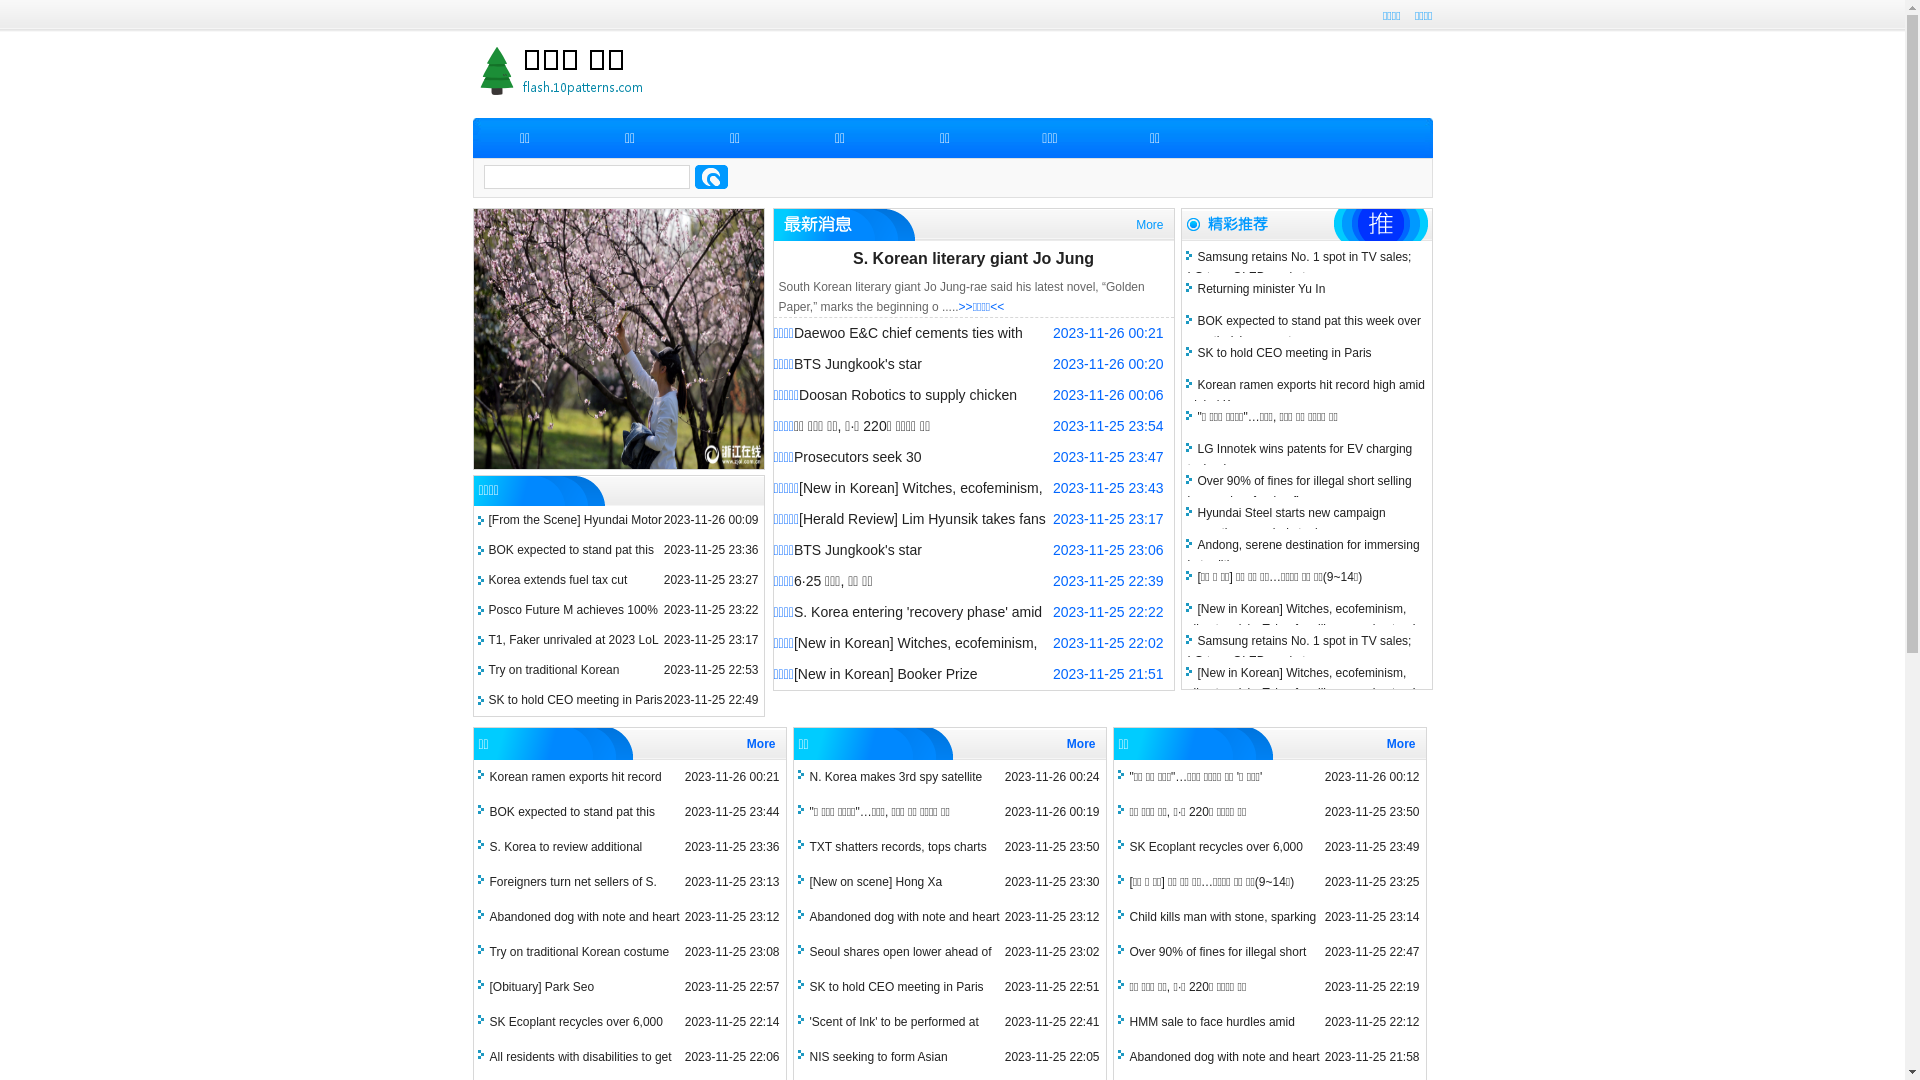  Describe the element at coordinates (1402, 744) in the screenshot. I see `'More'` at that location.